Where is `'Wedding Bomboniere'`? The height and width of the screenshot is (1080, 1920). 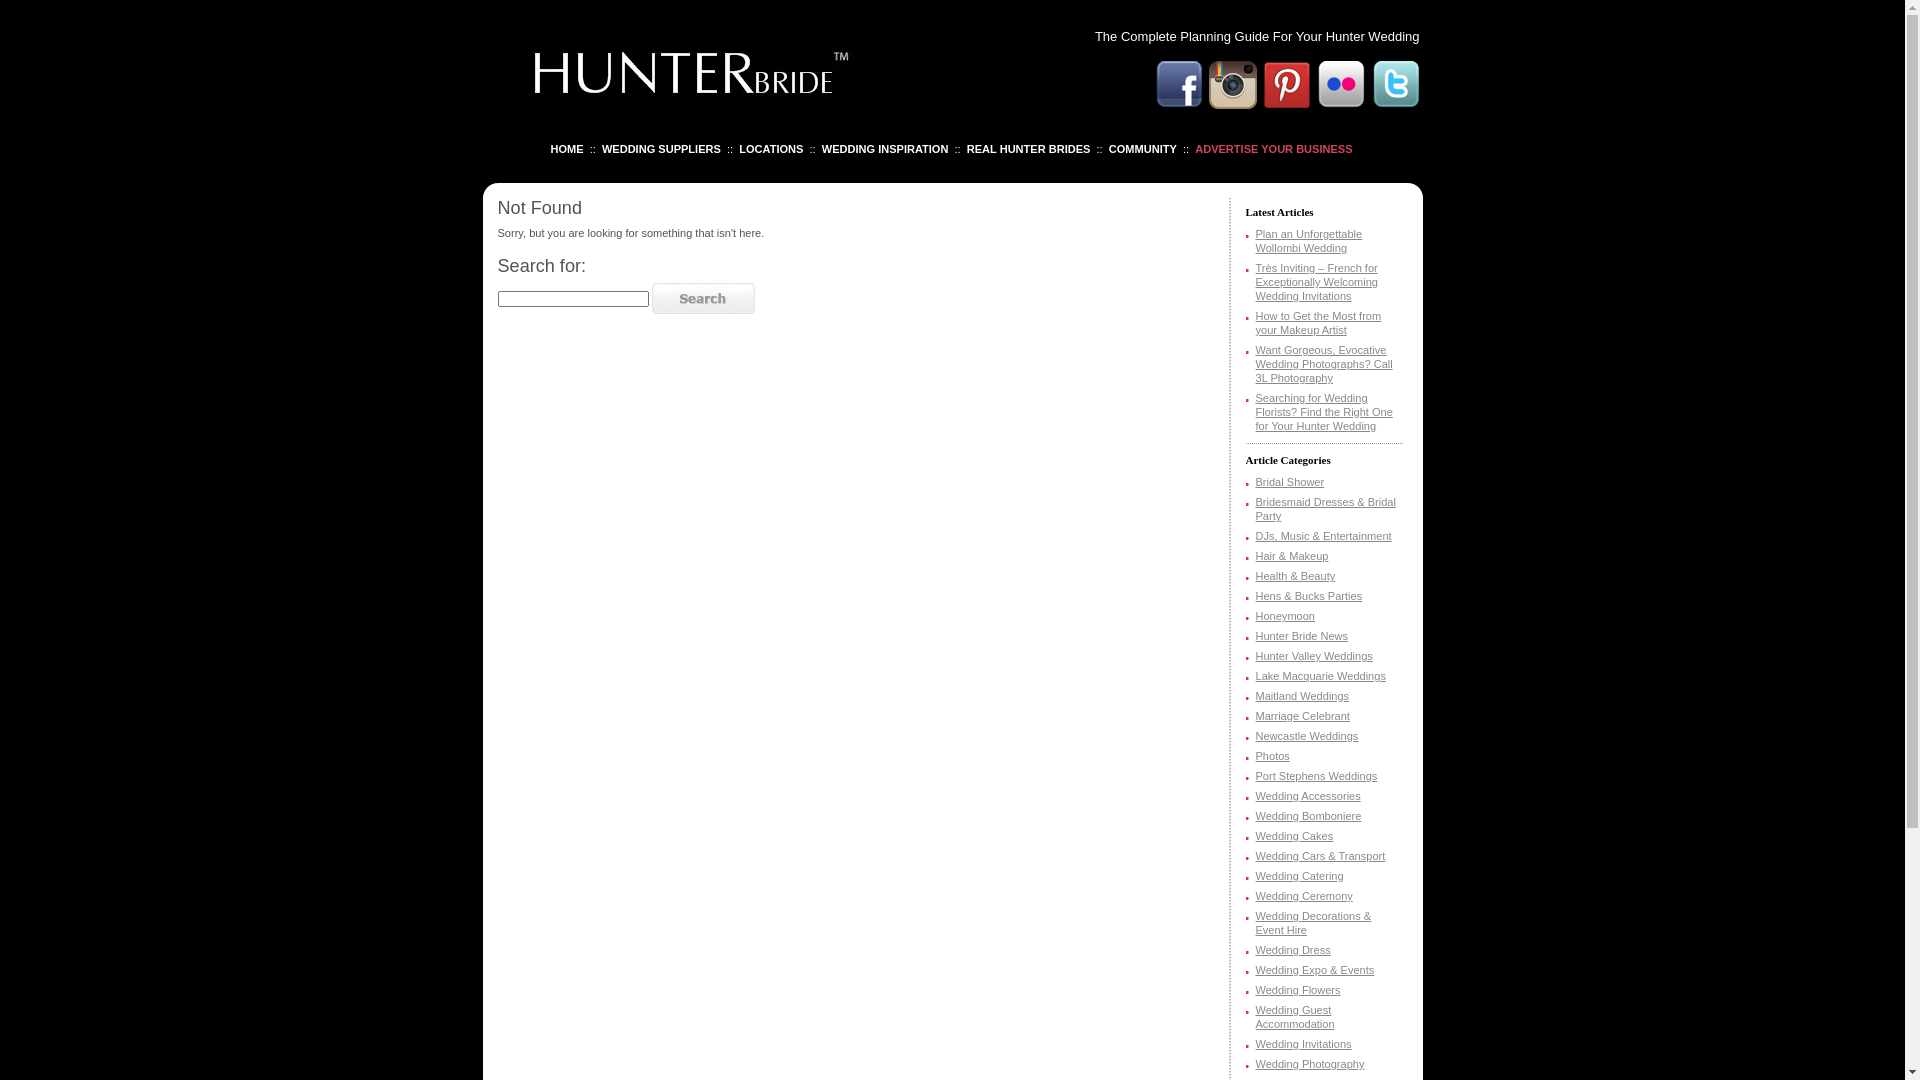
'Wedding Bomboniere' is located at coordinates (1309, 816).